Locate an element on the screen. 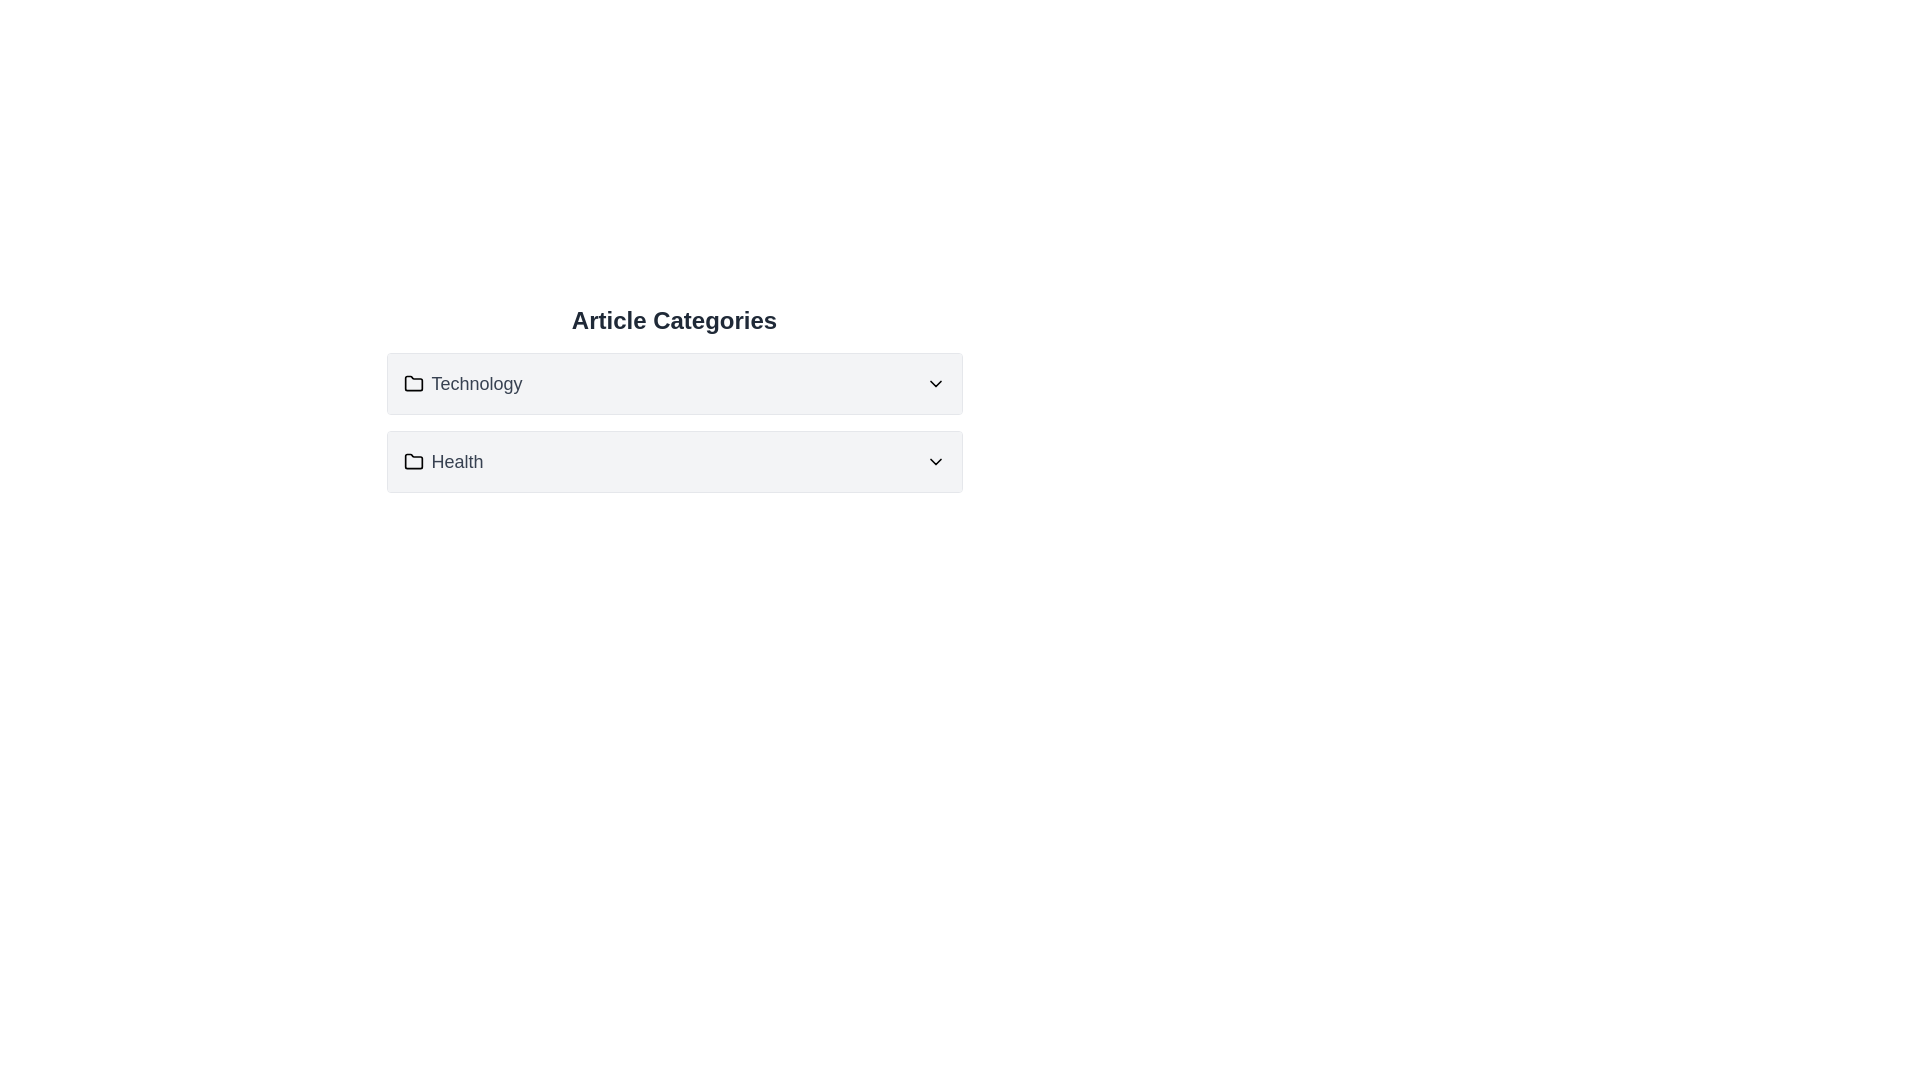  the folder icon located immediately to the left of the 'Technology' text is located at coordinates (412, 384).